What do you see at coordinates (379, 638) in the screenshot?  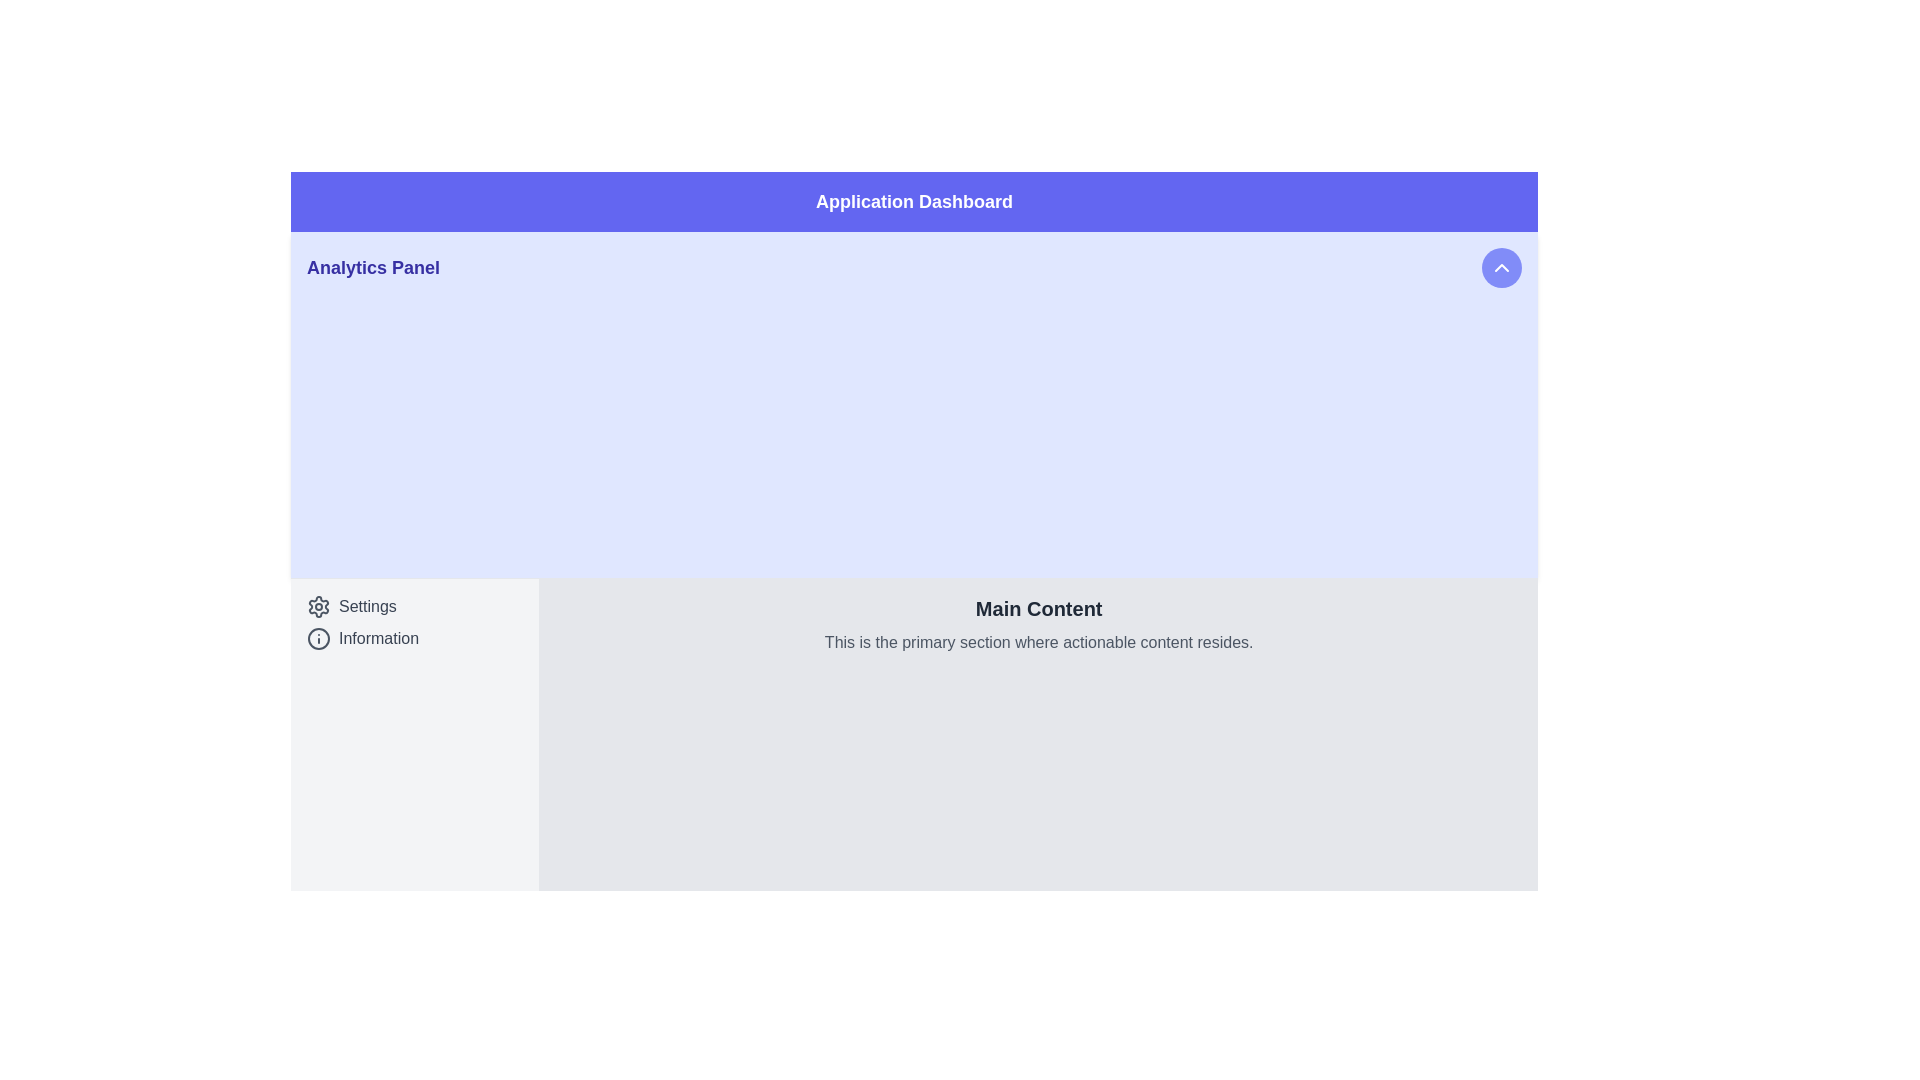 I see `the text label displaying 'Information' styled in gray, located in the bottom-left section of the page, to the right of the information icon` at bounding box center [379, 638].